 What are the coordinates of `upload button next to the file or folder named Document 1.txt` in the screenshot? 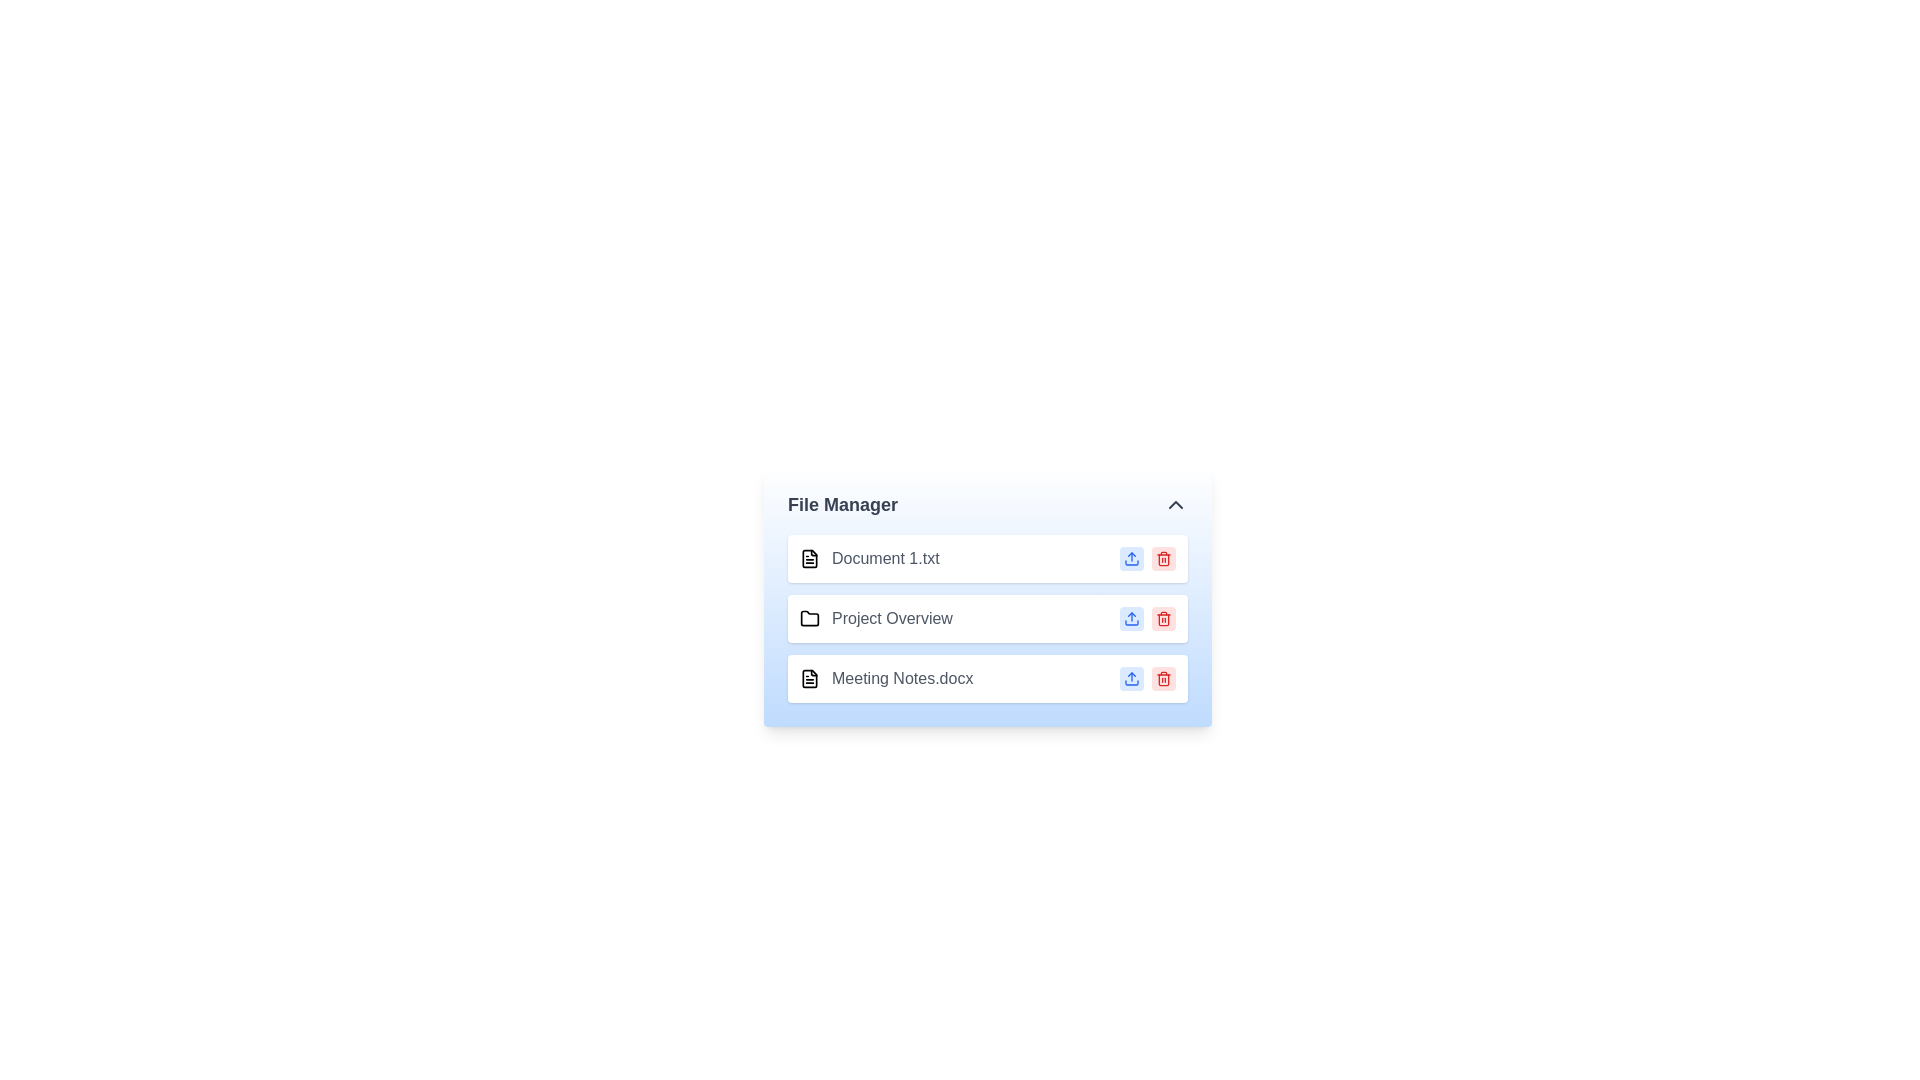 It's located at (1132, 559).